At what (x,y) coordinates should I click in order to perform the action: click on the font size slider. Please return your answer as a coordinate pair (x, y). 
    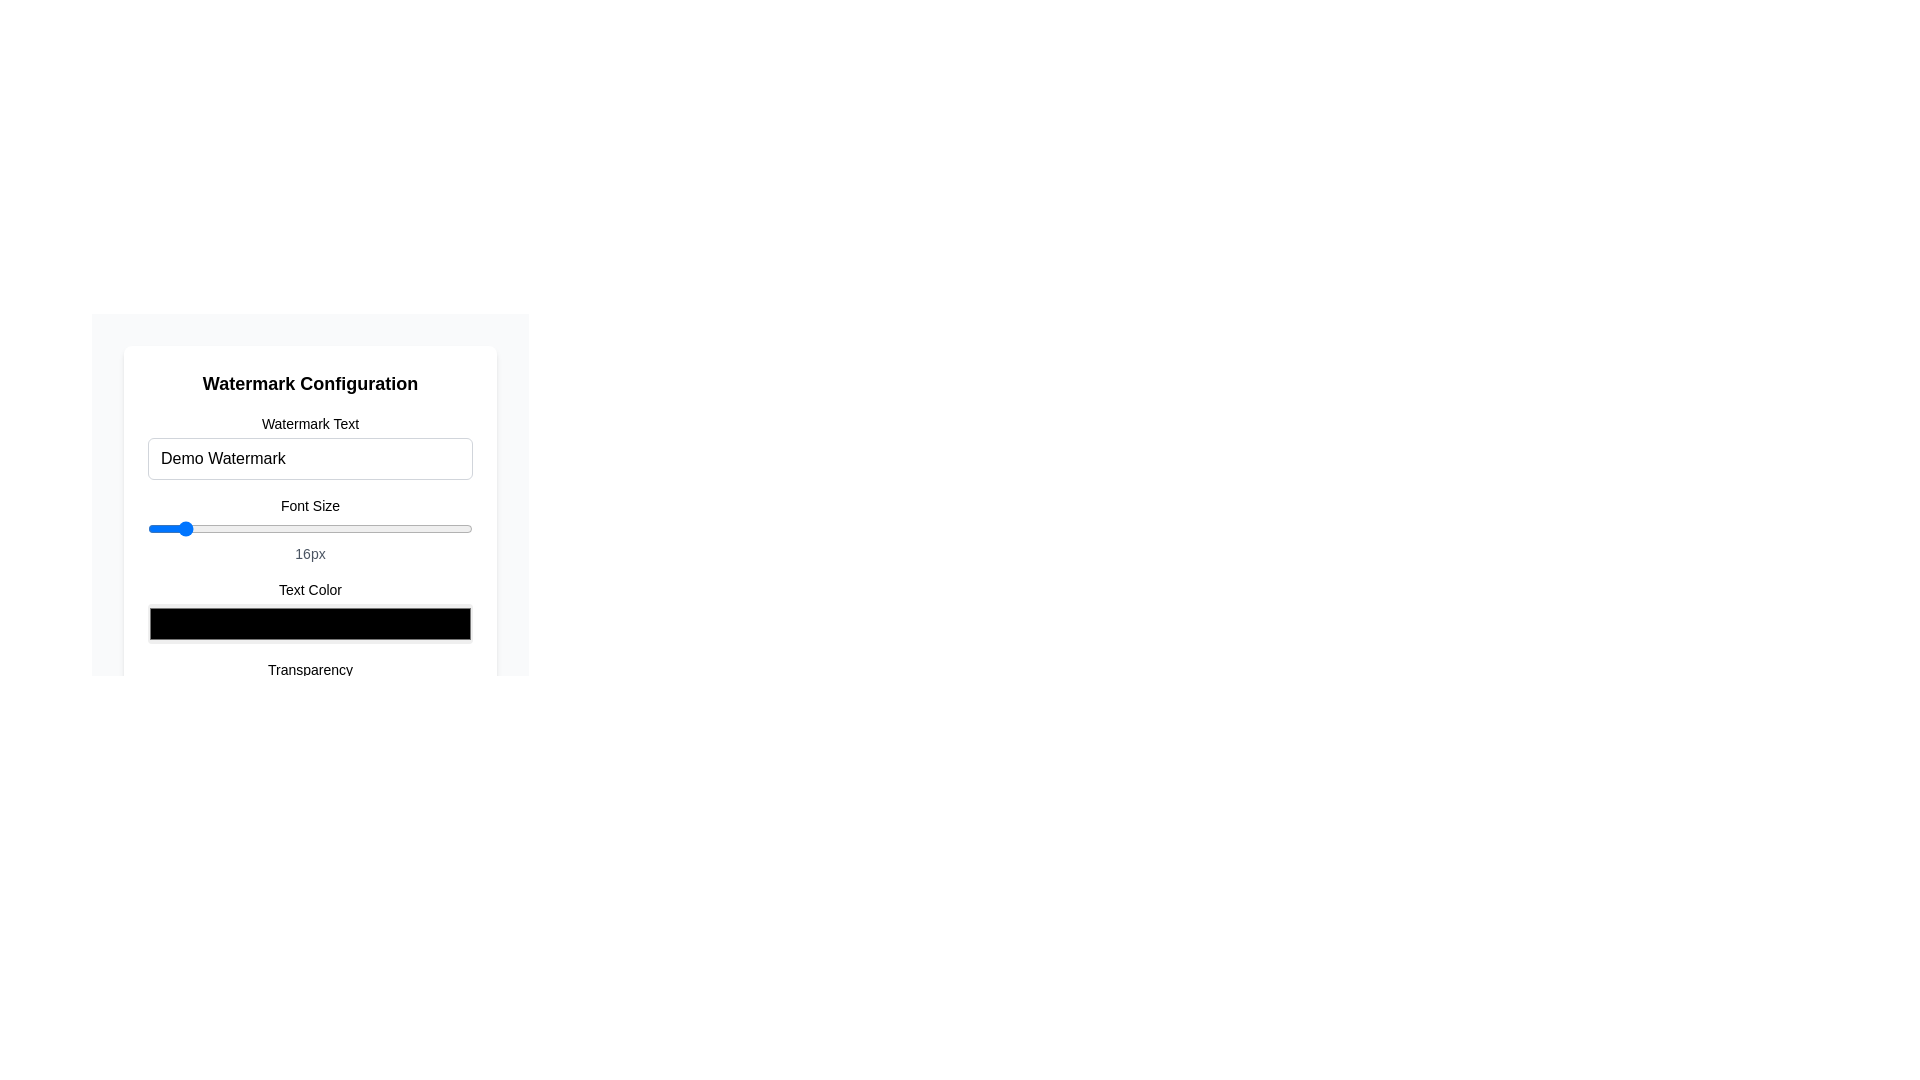
    Looking at the image, I should click on (210, 527).